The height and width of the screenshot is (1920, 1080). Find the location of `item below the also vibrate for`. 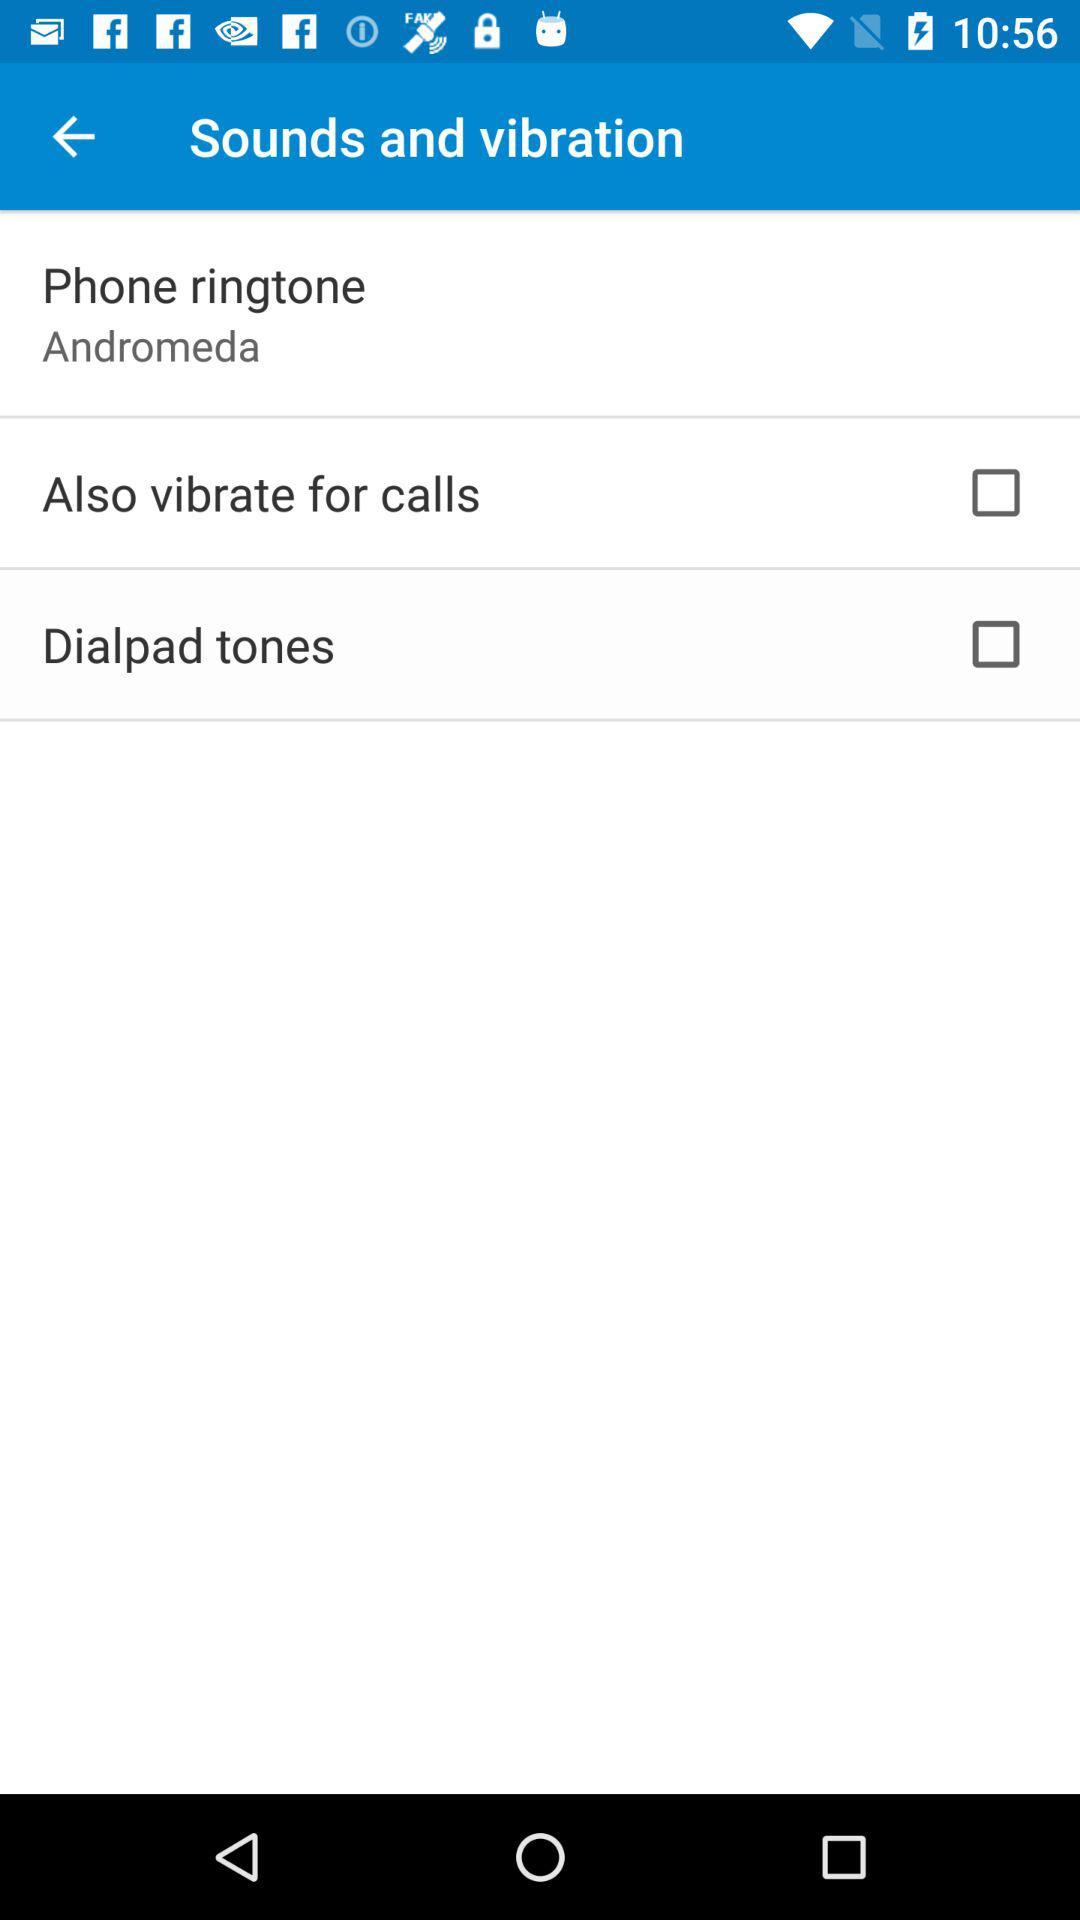

item below the also vibrate for is located at coordinates (188, 644).